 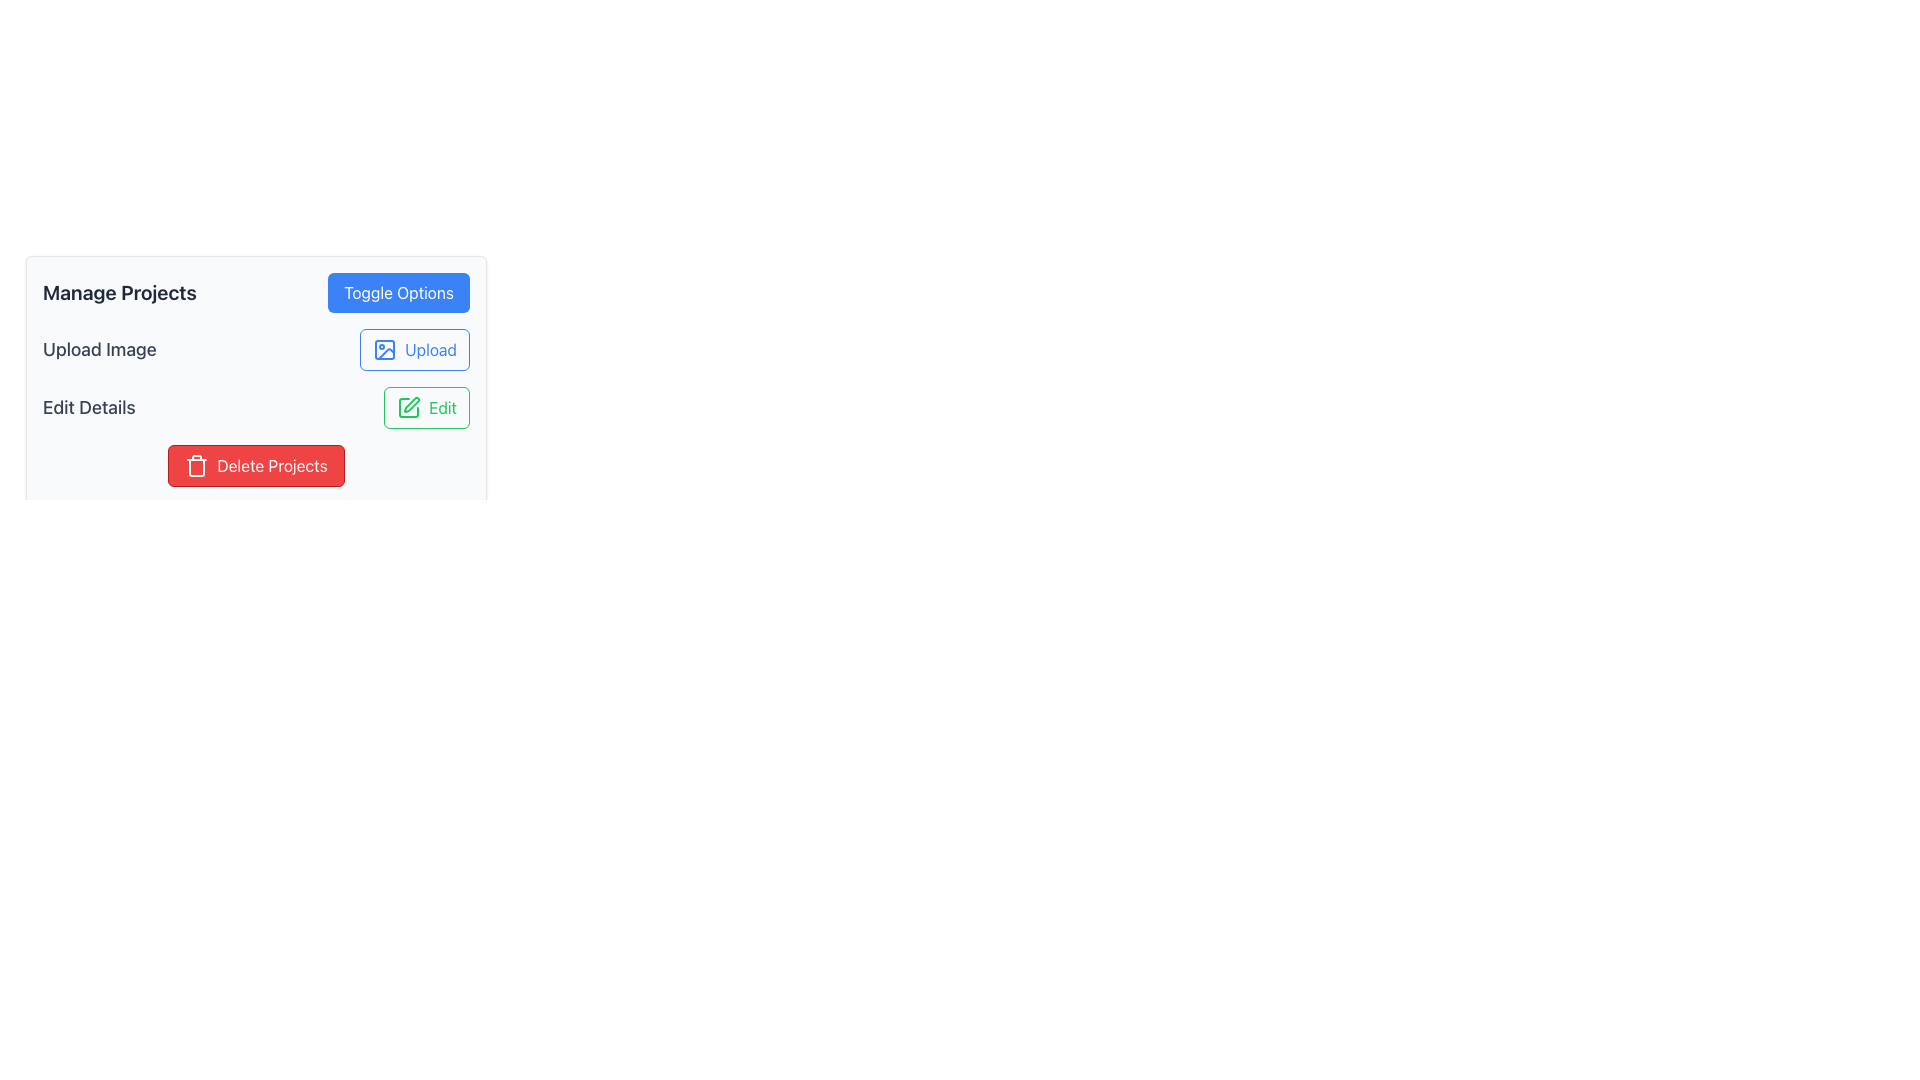 What do you see at coordinates (413, 349) in the screenshot?
I see `the 'Upload' button with a blue border and text, located in the middle-right section of the interface, to upload an image` at bounding box center [413, 349].